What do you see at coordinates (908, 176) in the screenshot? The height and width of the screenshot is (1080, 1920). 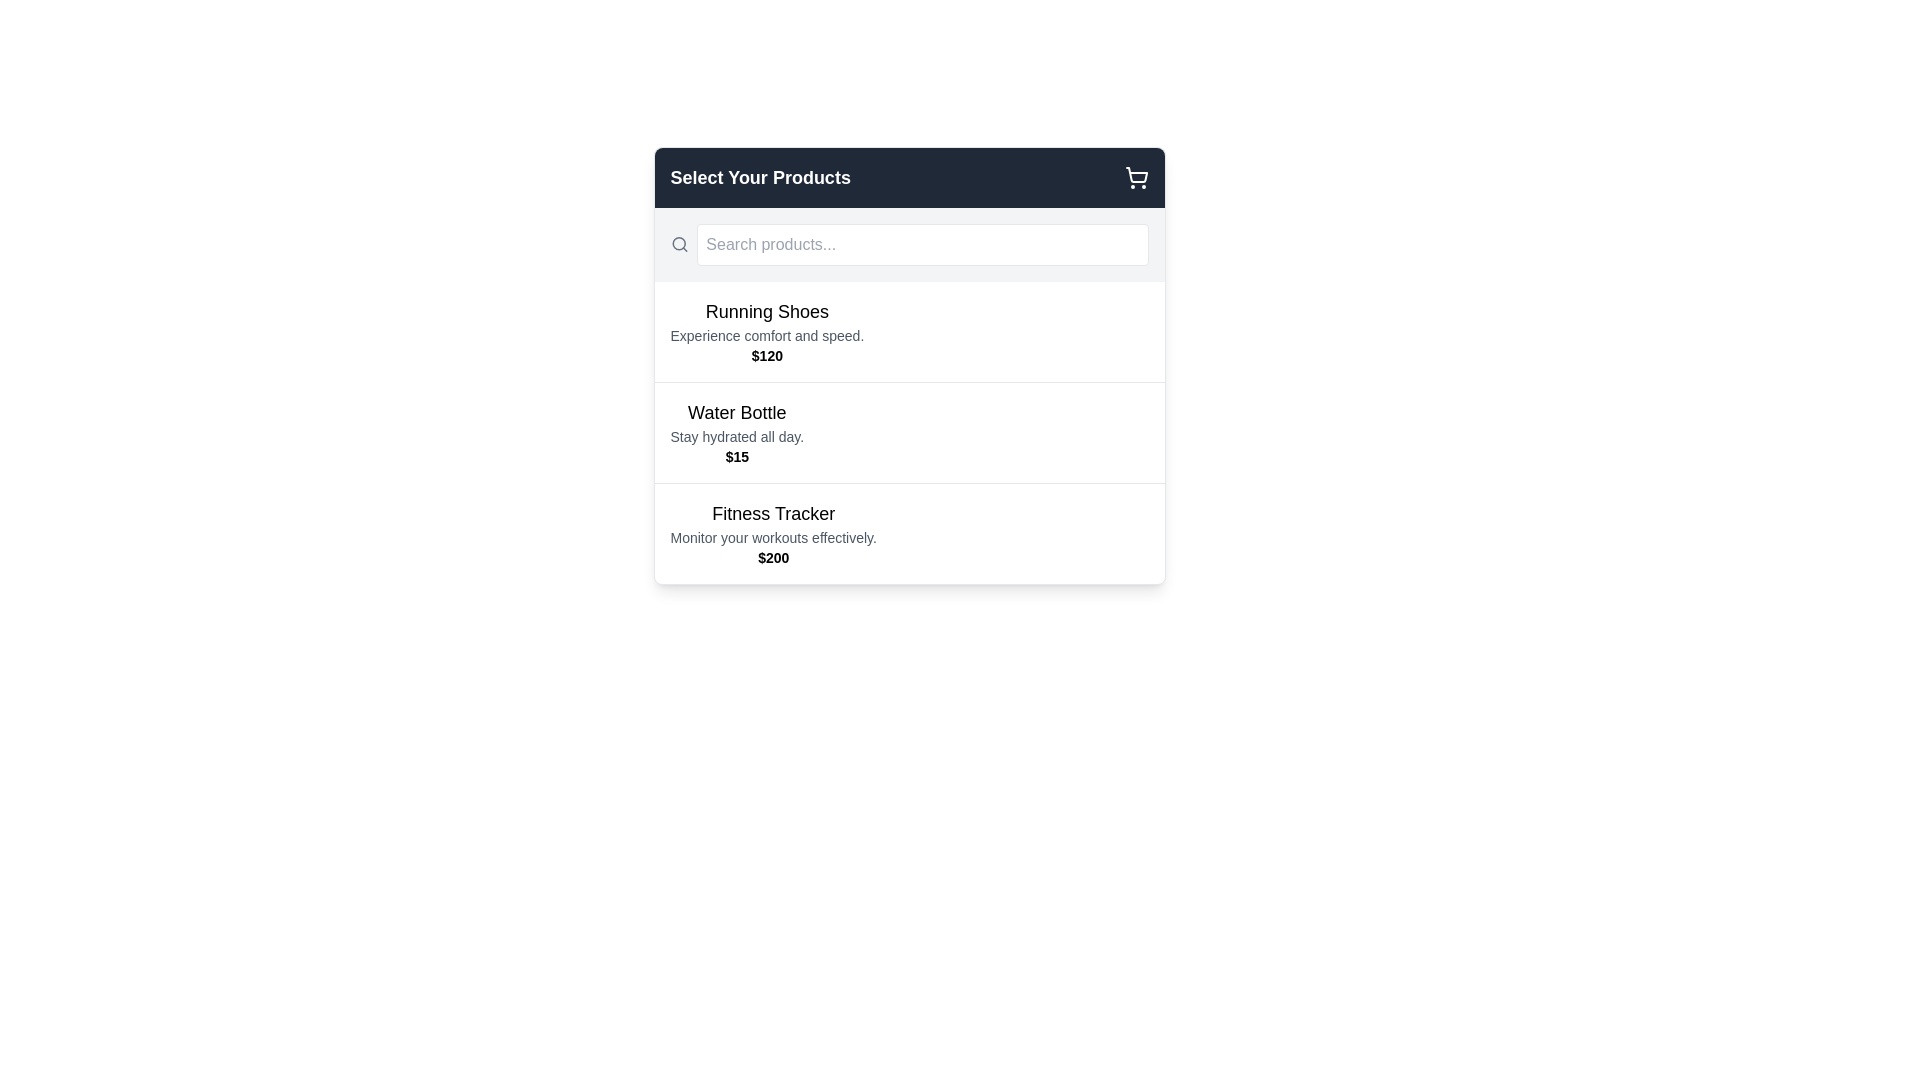 I see `the shopping cart icon located on the right edge of the Header section with a dark gray background` at bounding box center [908, 176].